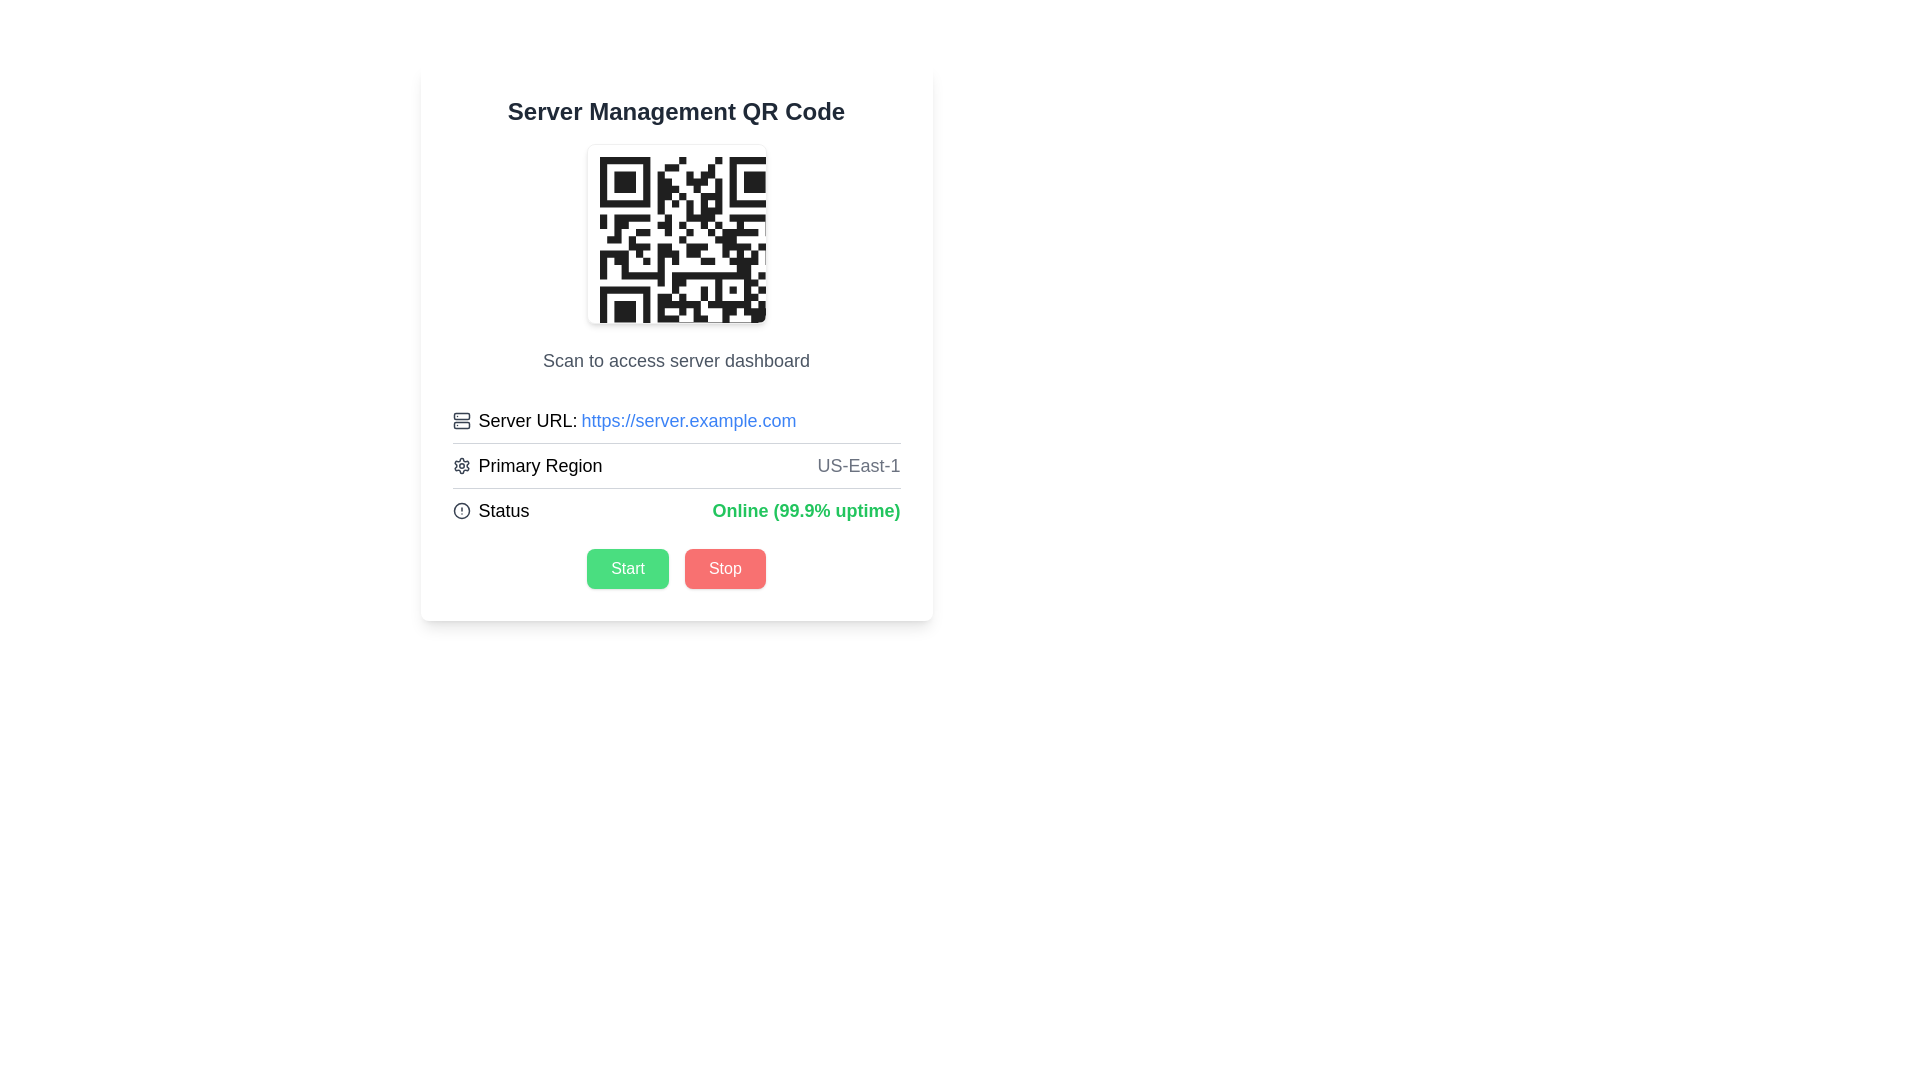  I want to click on the stop button located in the bottom center of the interface, next to the 'Start' button, to observe any hover effects, so click(724, 569).